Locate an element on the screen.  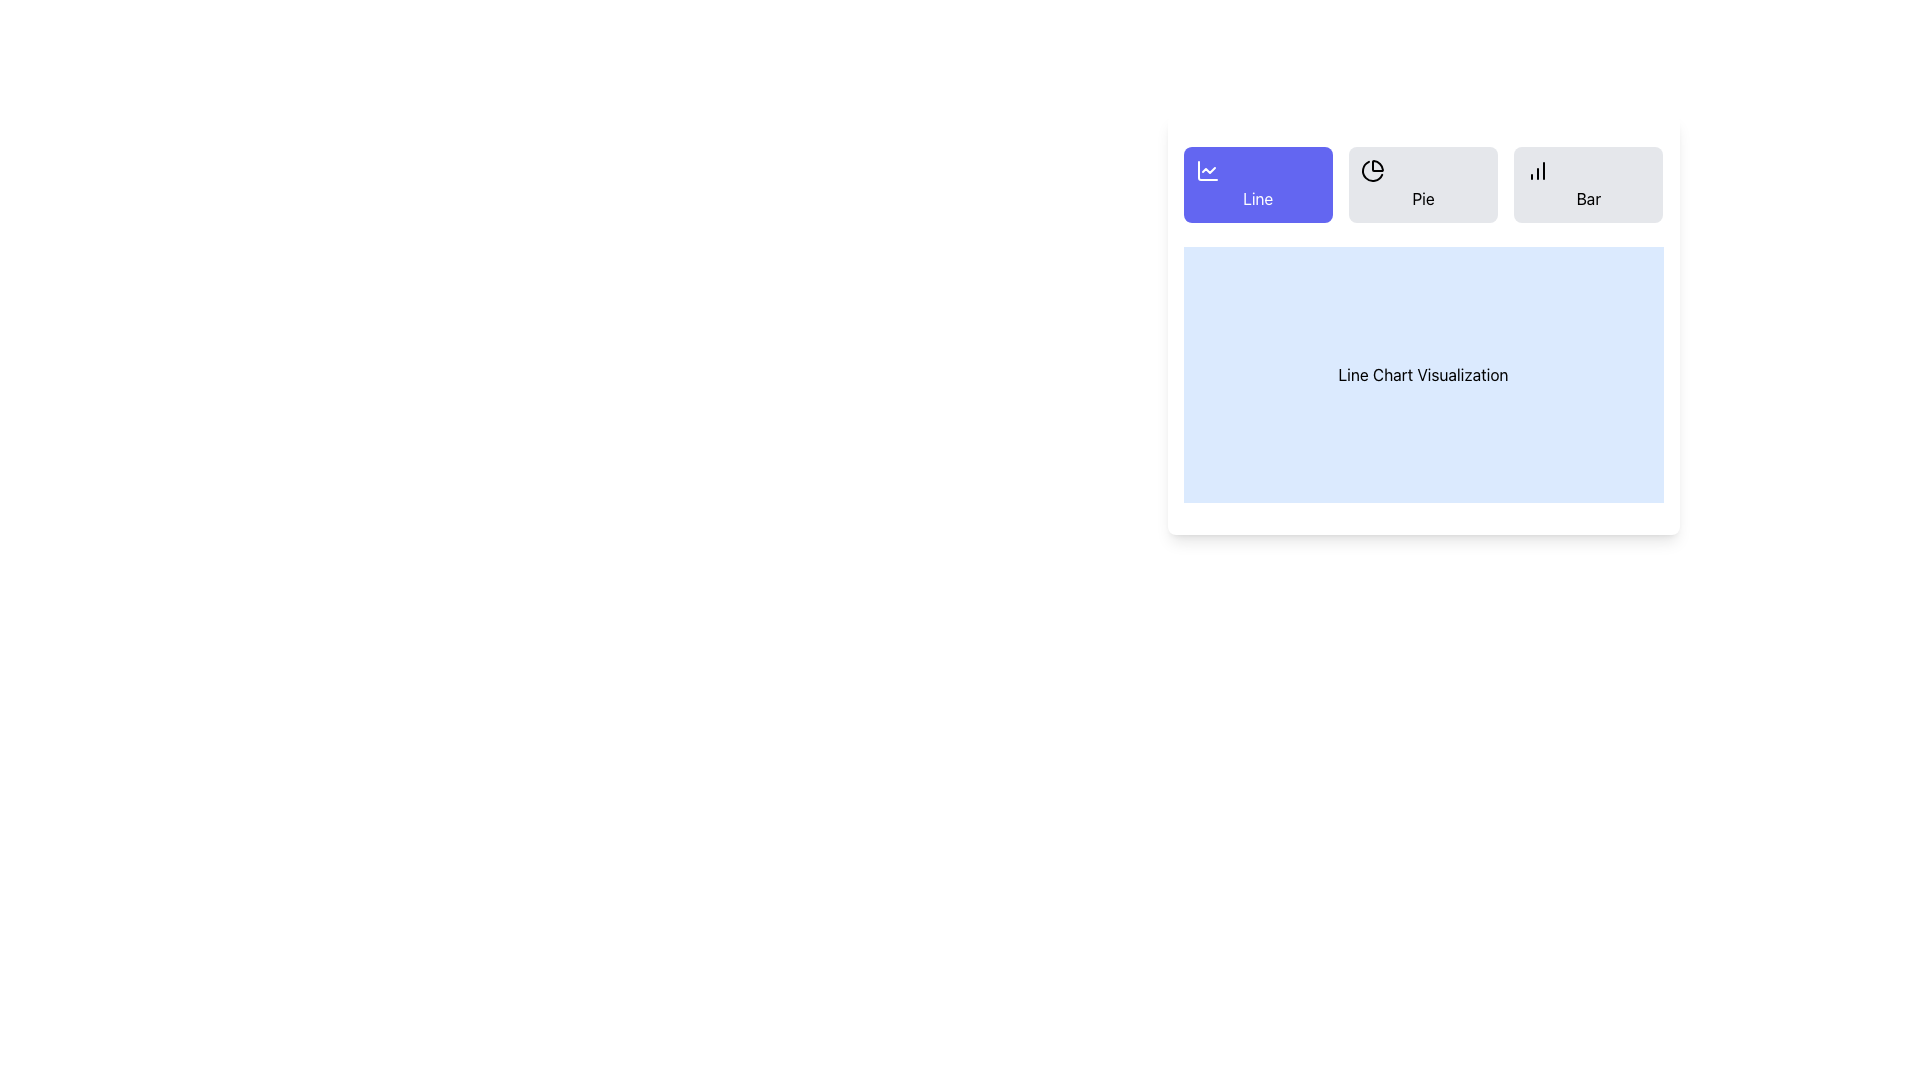
the 'Line' button in the button group is located at coordinates (1422, 185).